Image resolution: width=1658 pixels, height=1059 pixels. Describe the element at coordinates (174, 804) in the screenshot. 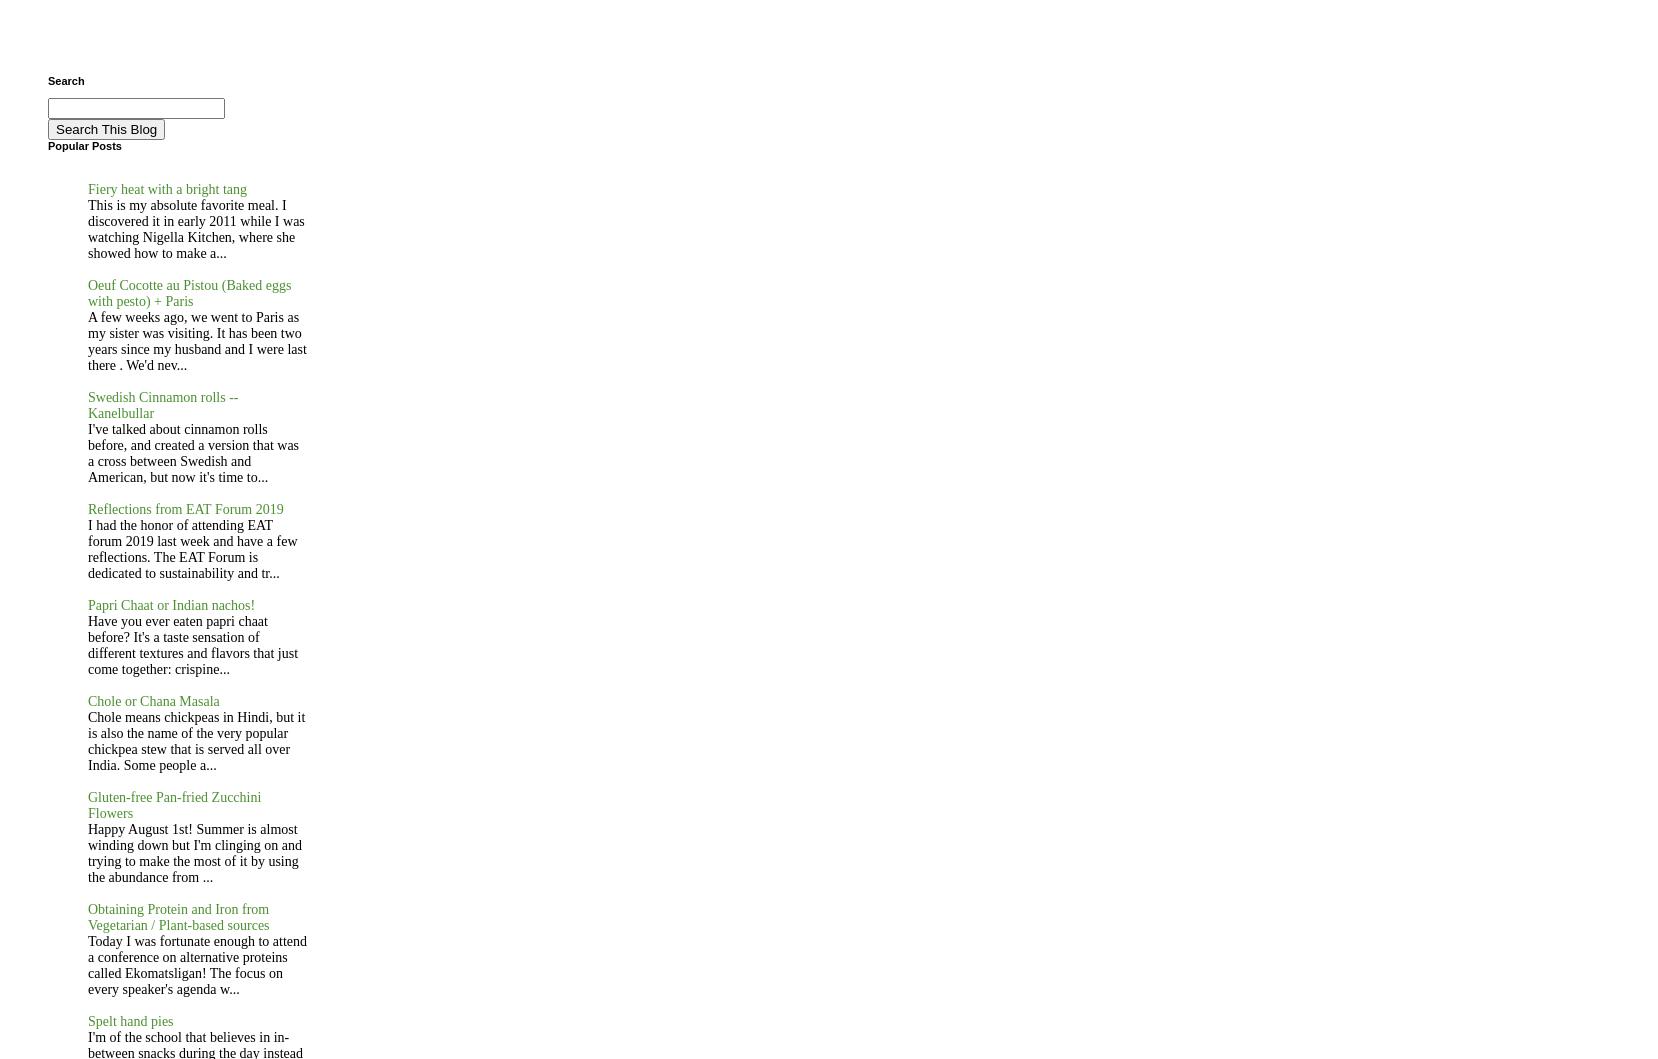

I see `'Gluten-free Pan-fried Zucchini Flowers'` at that location.